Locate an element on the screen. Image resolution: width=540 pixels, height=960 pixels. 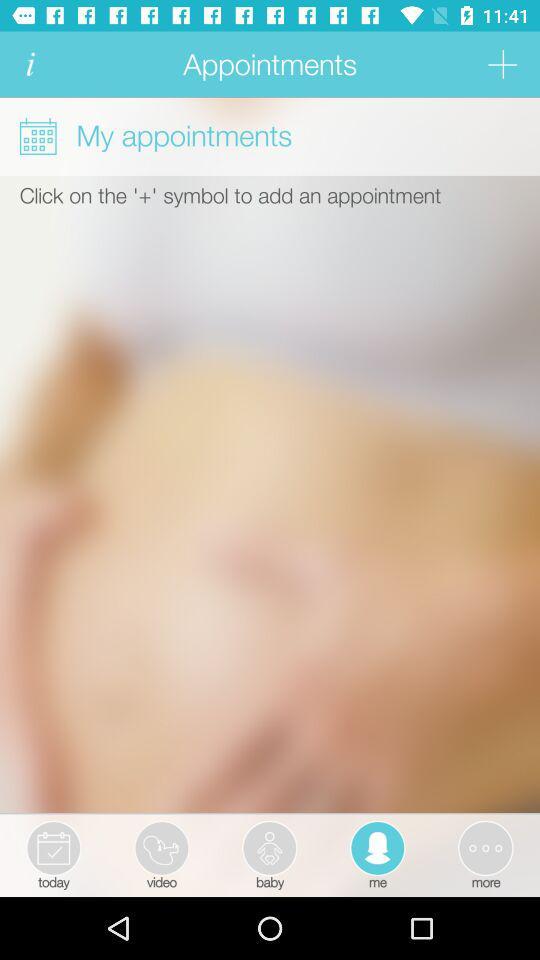
info icon is located at coordinates (29, 64).